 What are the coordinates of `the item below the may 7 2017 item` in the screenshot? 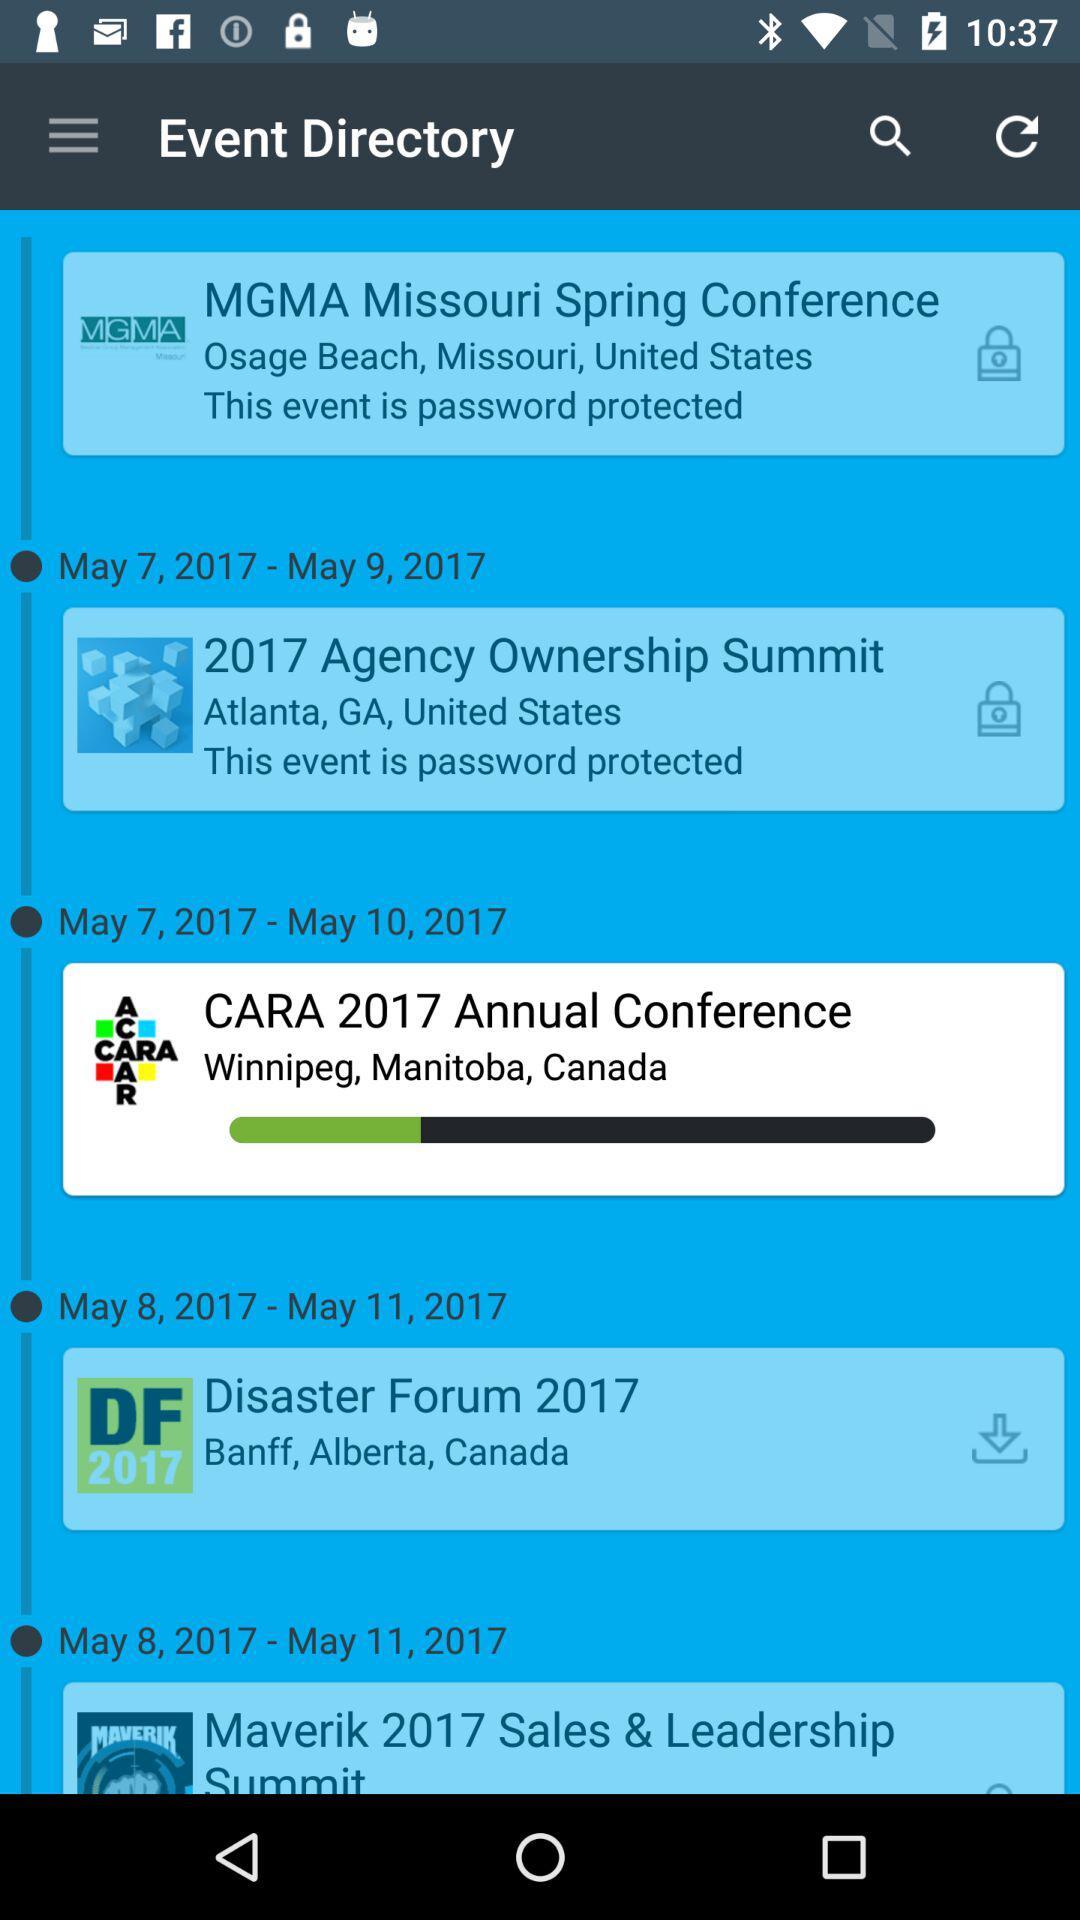 It's located at (582, 1009).